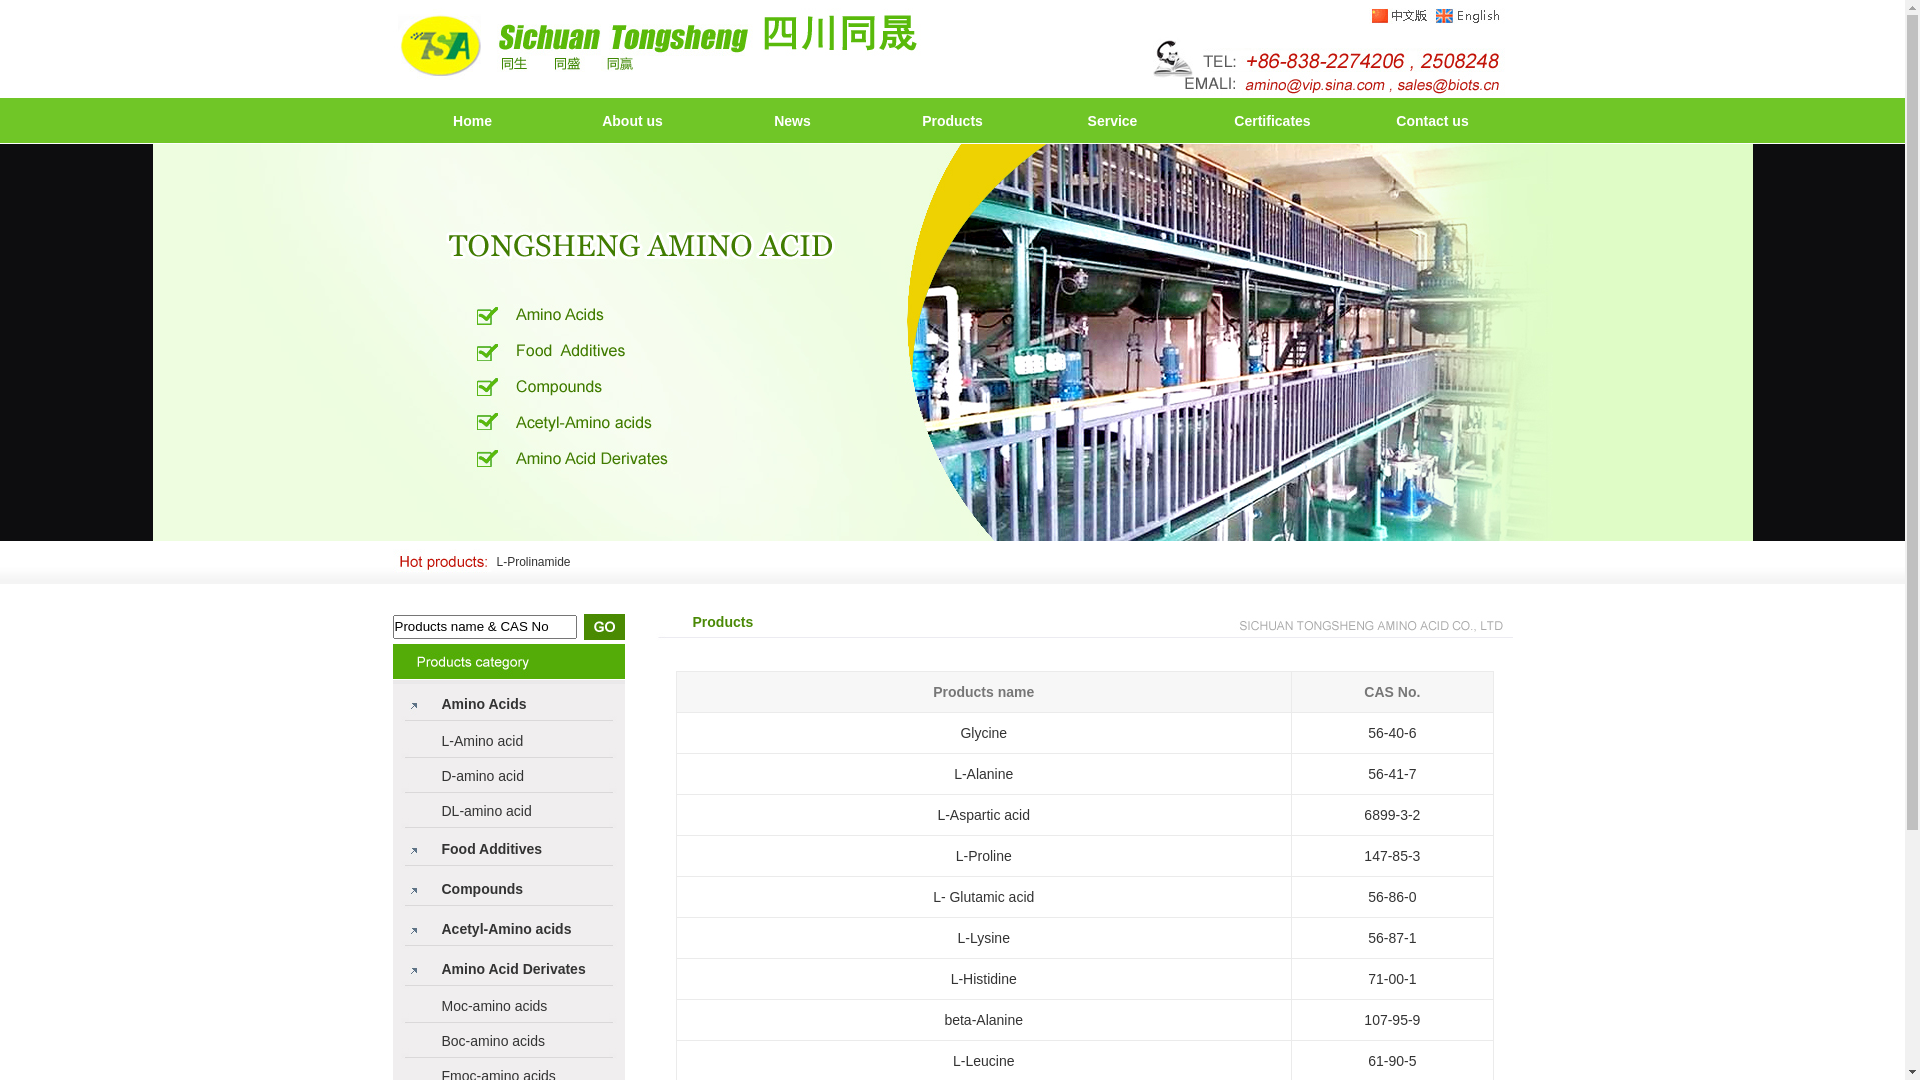  I want to click on 'L-Alanine', so click(953, 773).